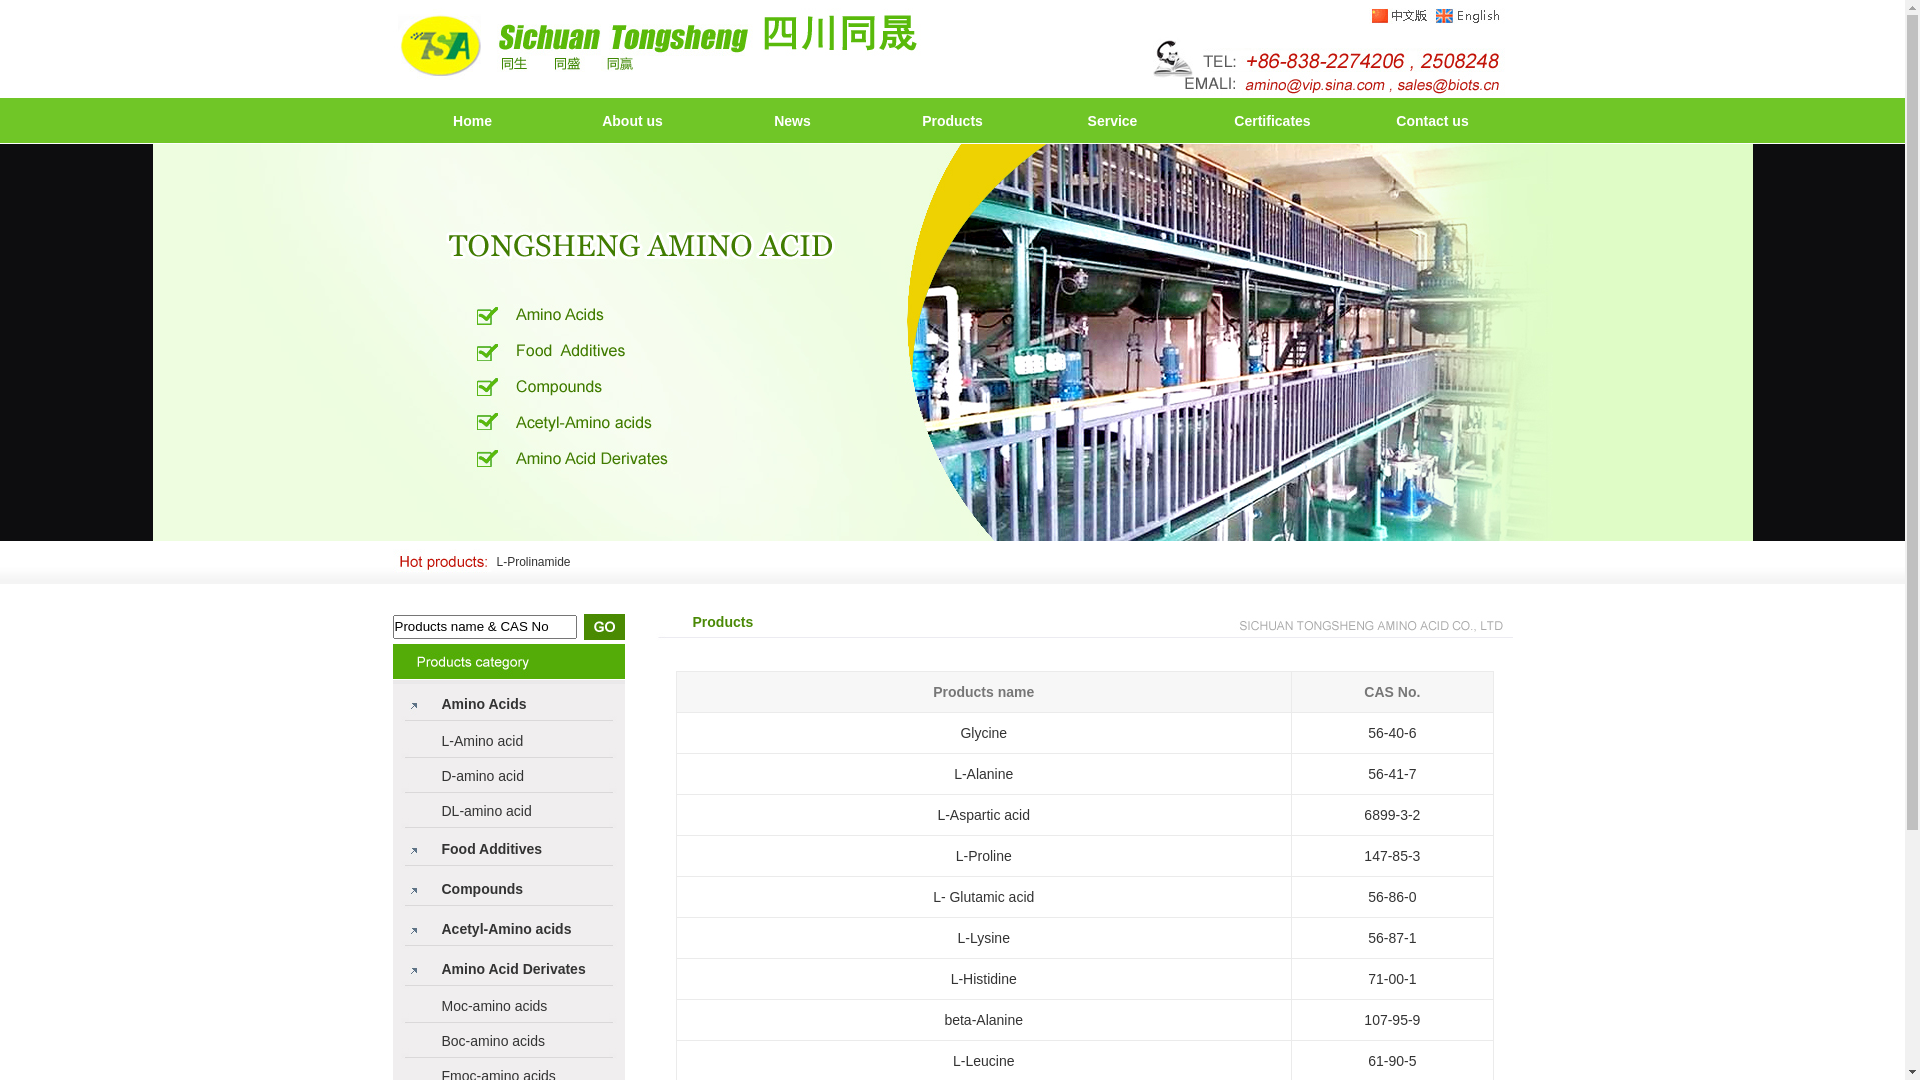  I want to click on 'L-Alanine', so click(953, 773).